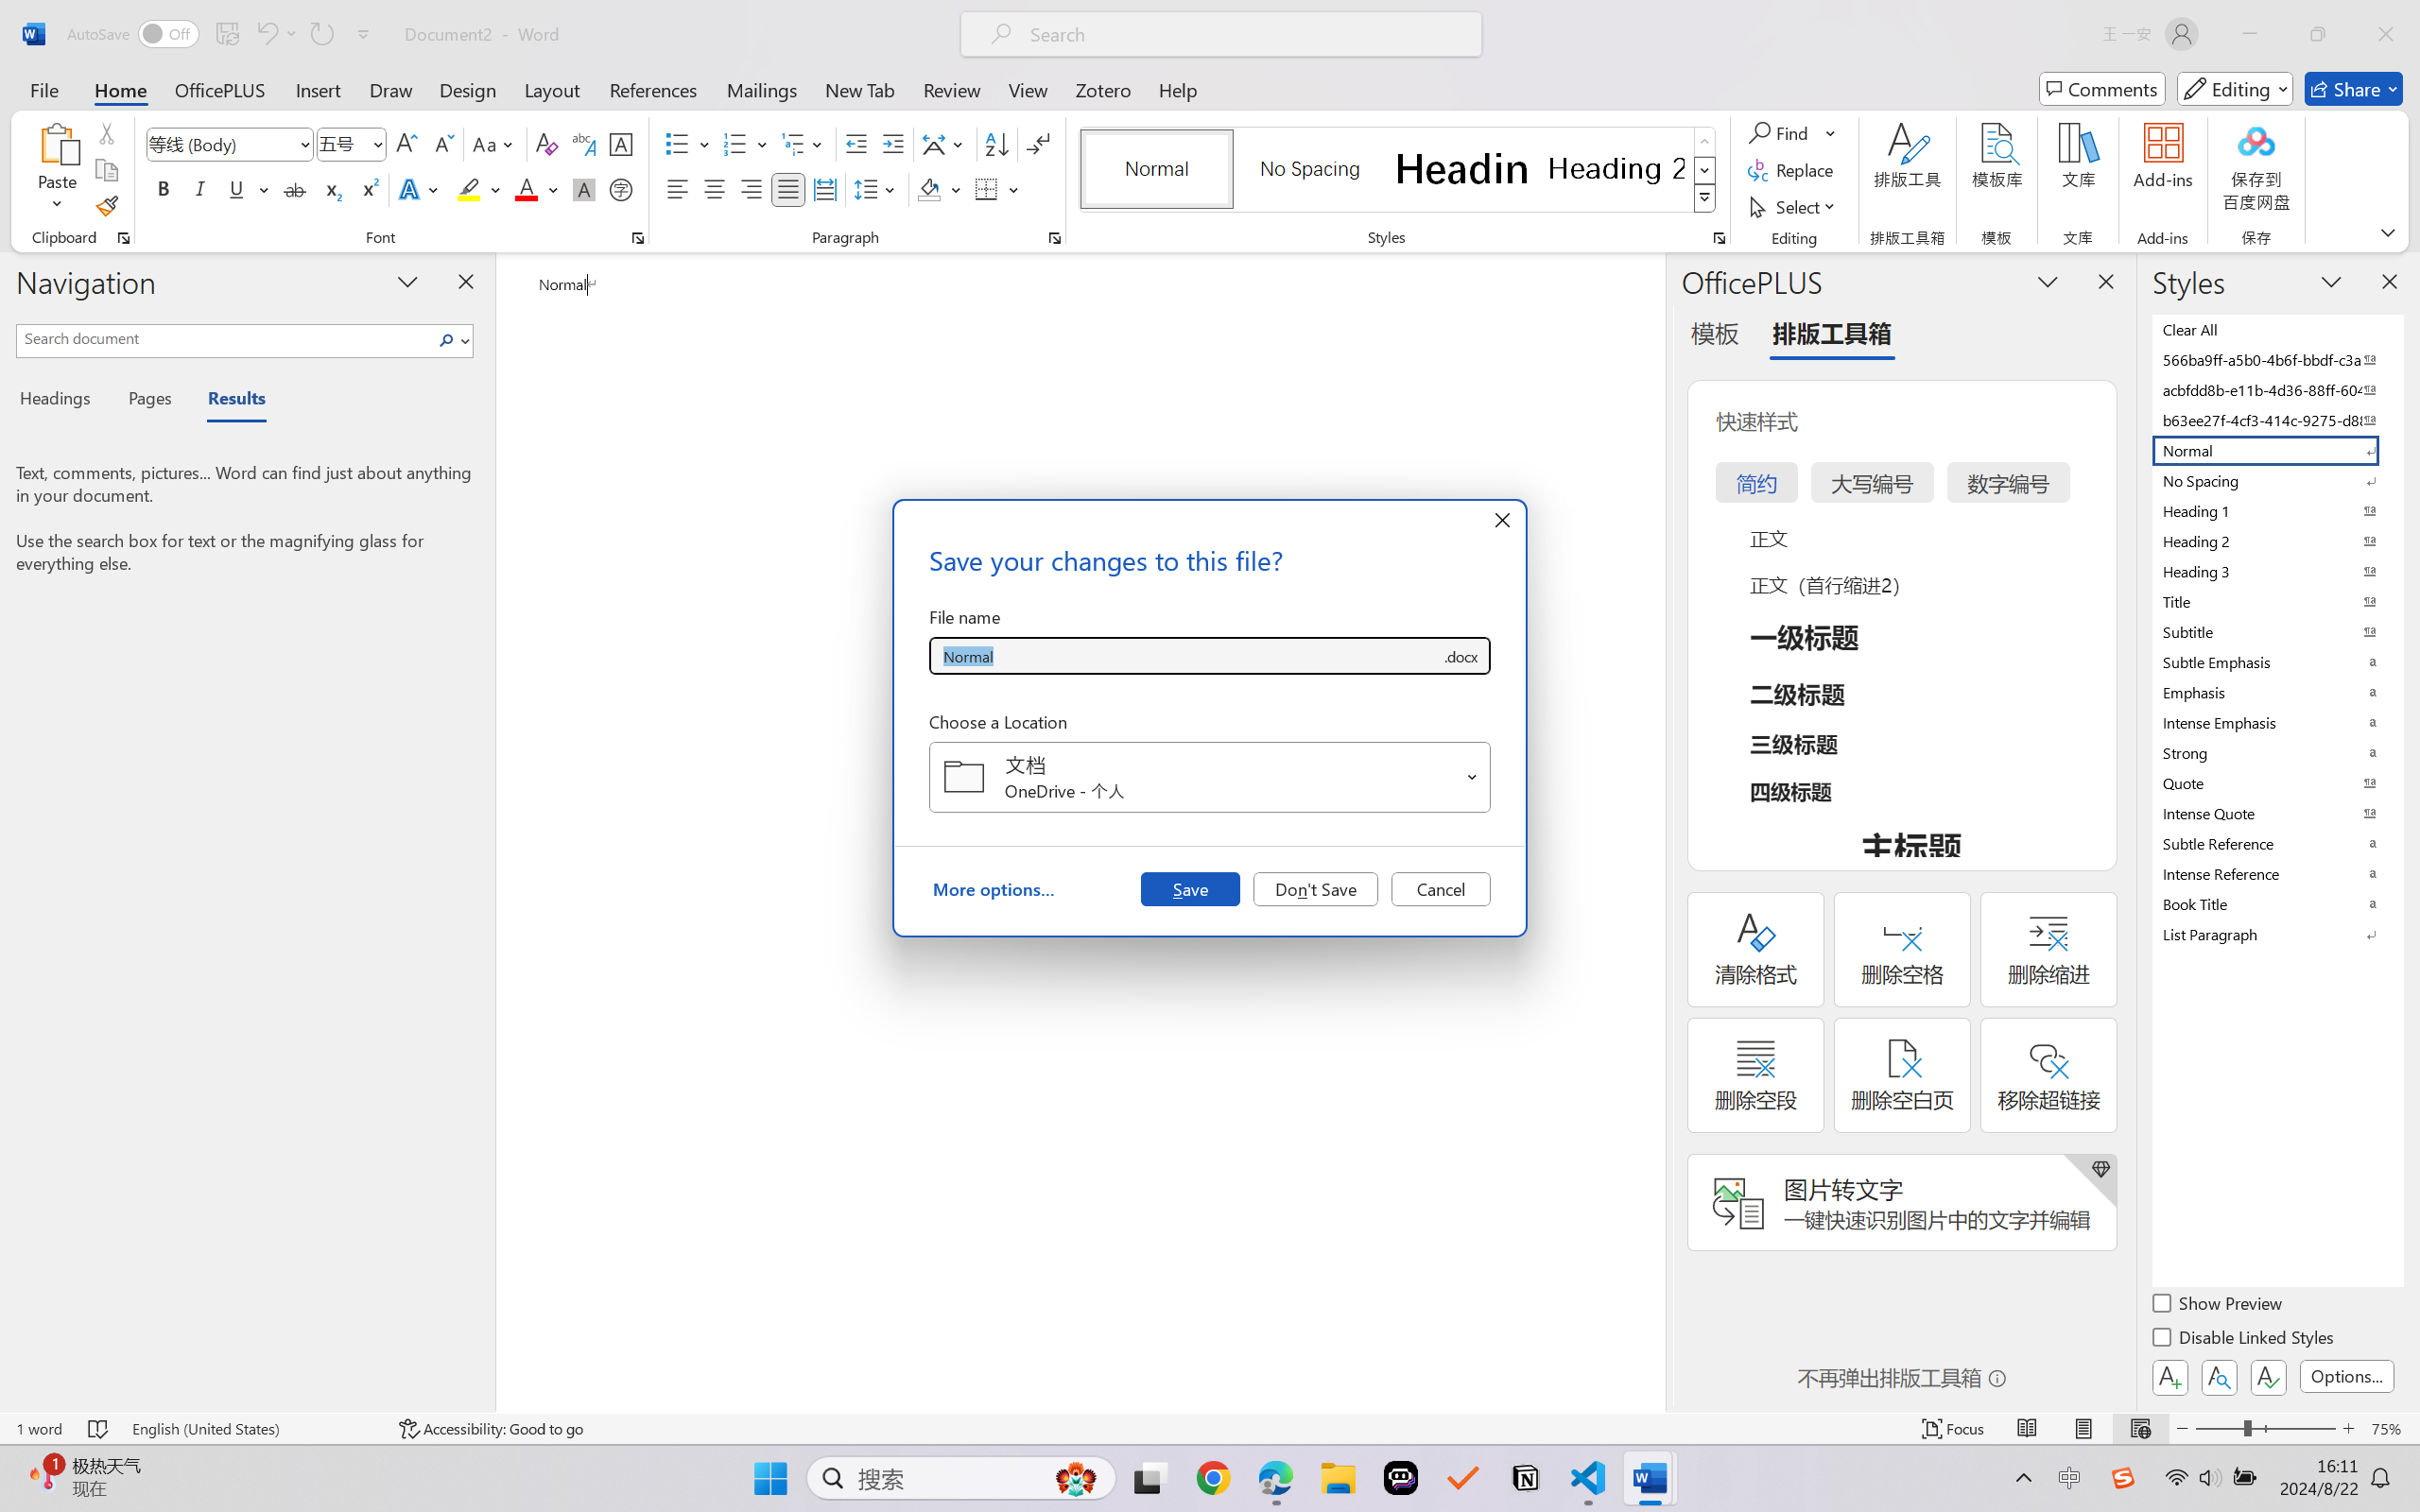 The width and height of the screenshot is (2420, 1512). What do you see at coordinates (1210, 1428) in the screenshot?
I see `'Class: MsoCommandBar'` at bounding box center [1210, 1428].